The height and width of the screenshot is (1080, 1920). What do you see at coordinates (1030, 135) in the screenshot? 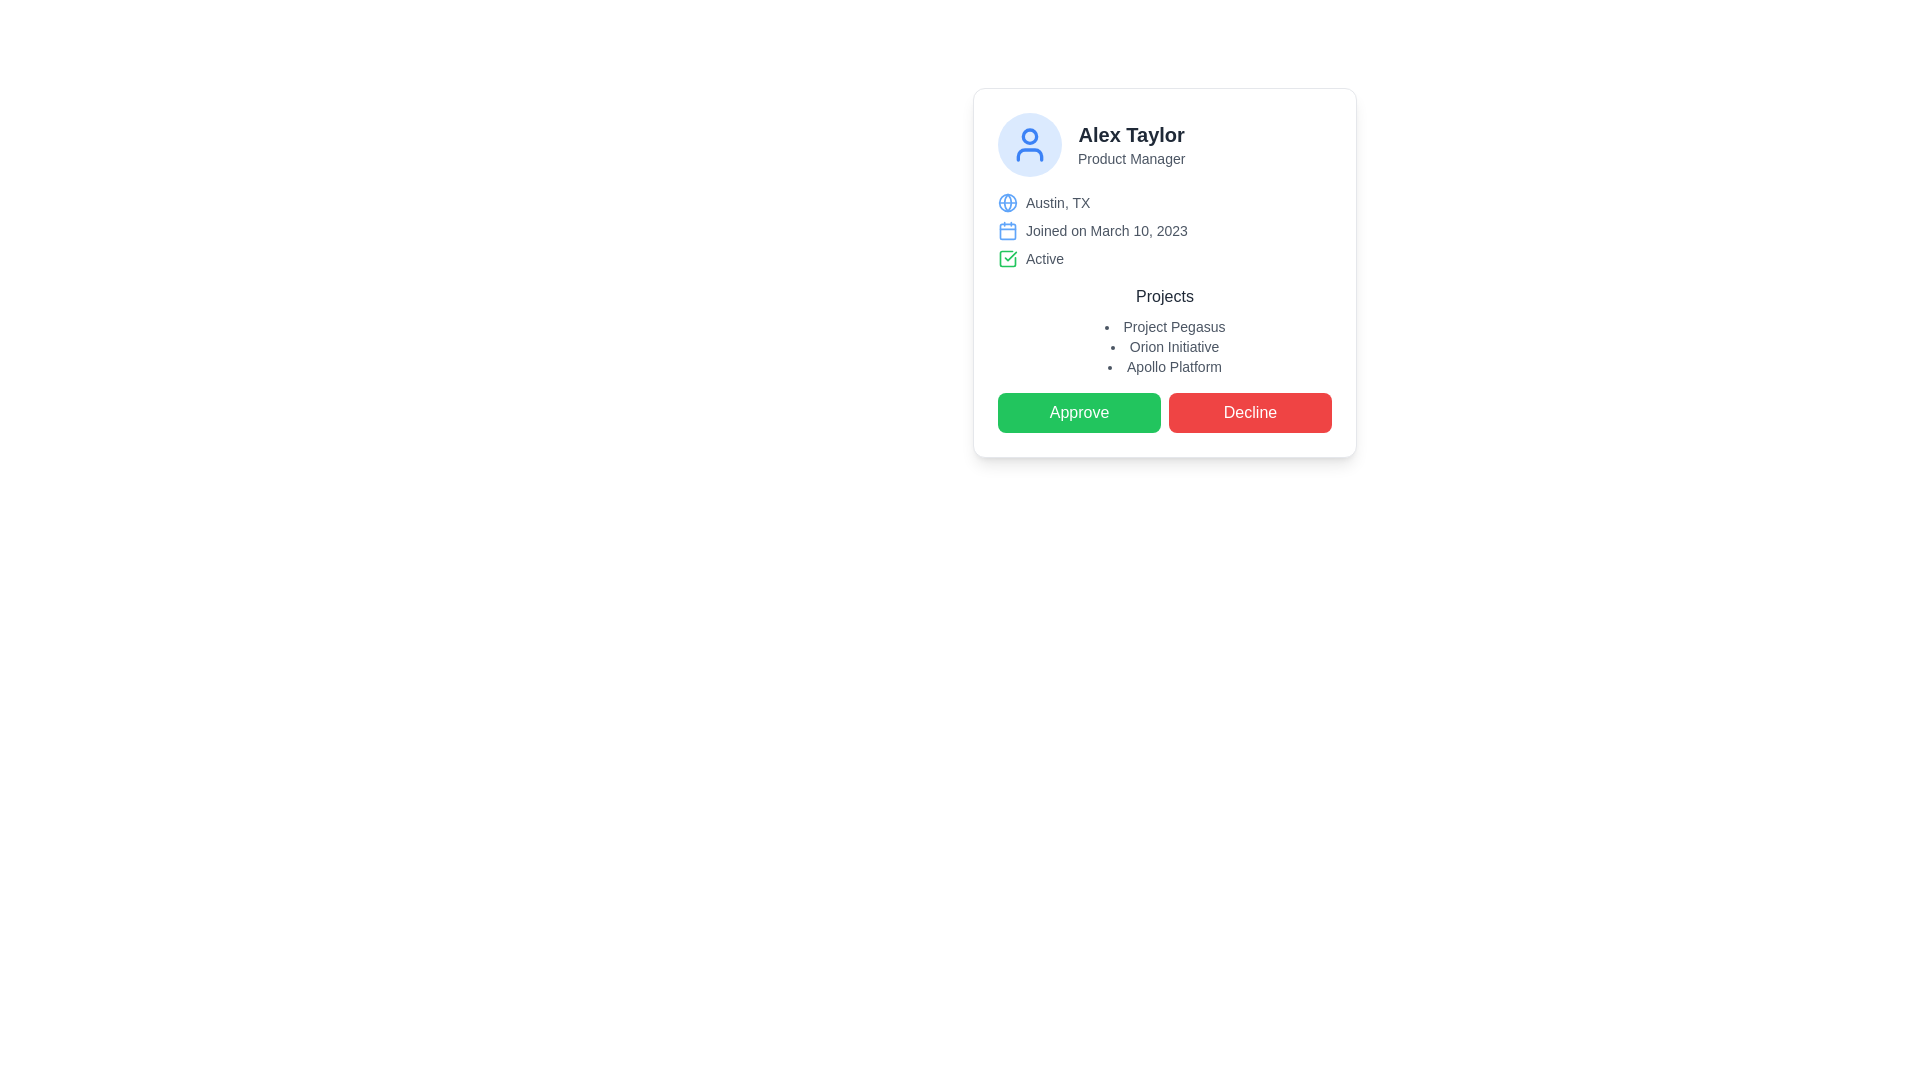
I see `the decorative vector component representing the head in the user profile icon, which is the top circular part of the icon` at bounding box center [1030, 135].